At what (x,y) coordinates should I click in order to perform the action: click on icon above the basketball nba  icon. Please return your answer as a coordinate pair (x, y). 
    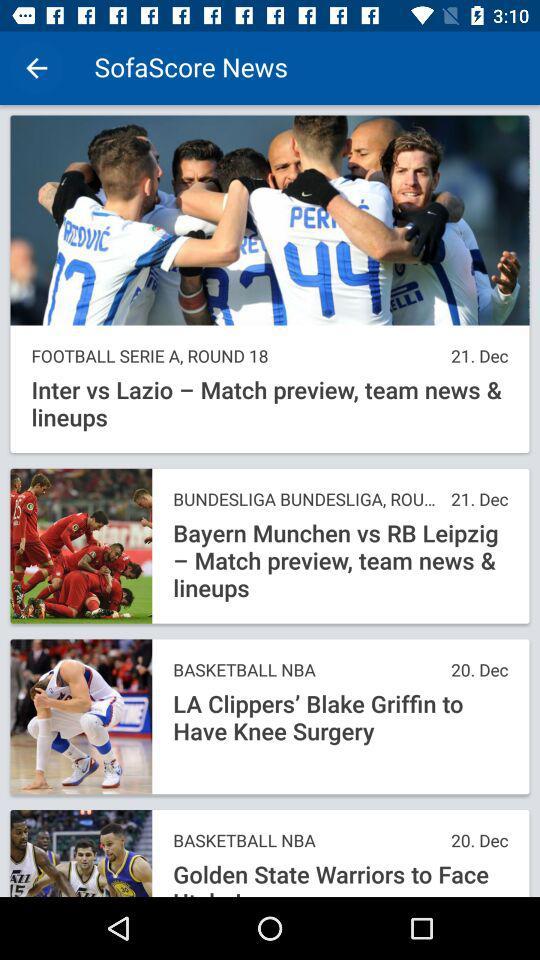
    Looking at the image, I should click on (339, 718).